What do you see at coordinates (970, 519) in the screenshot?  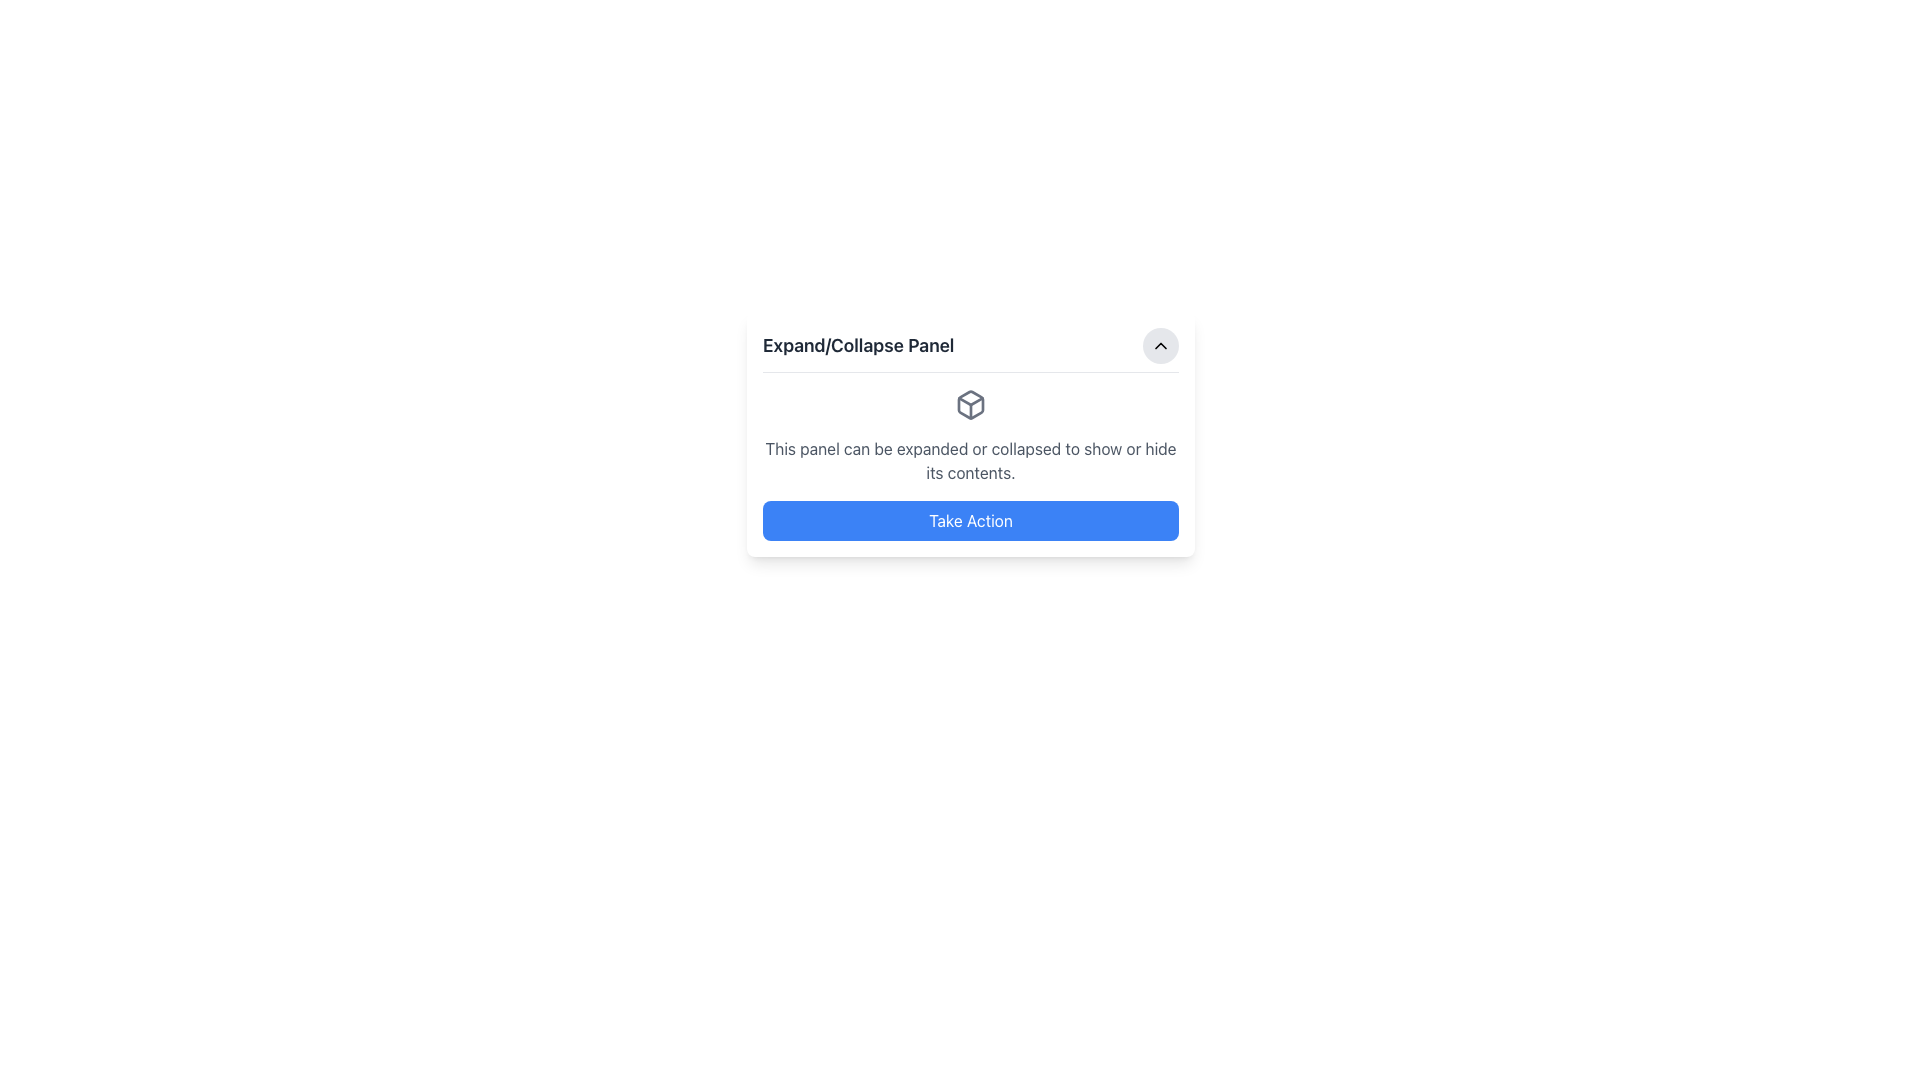 I see `the rectangular blue button labeled 'Take Action' to trigger hover effects` at bounding box center [970, 519].